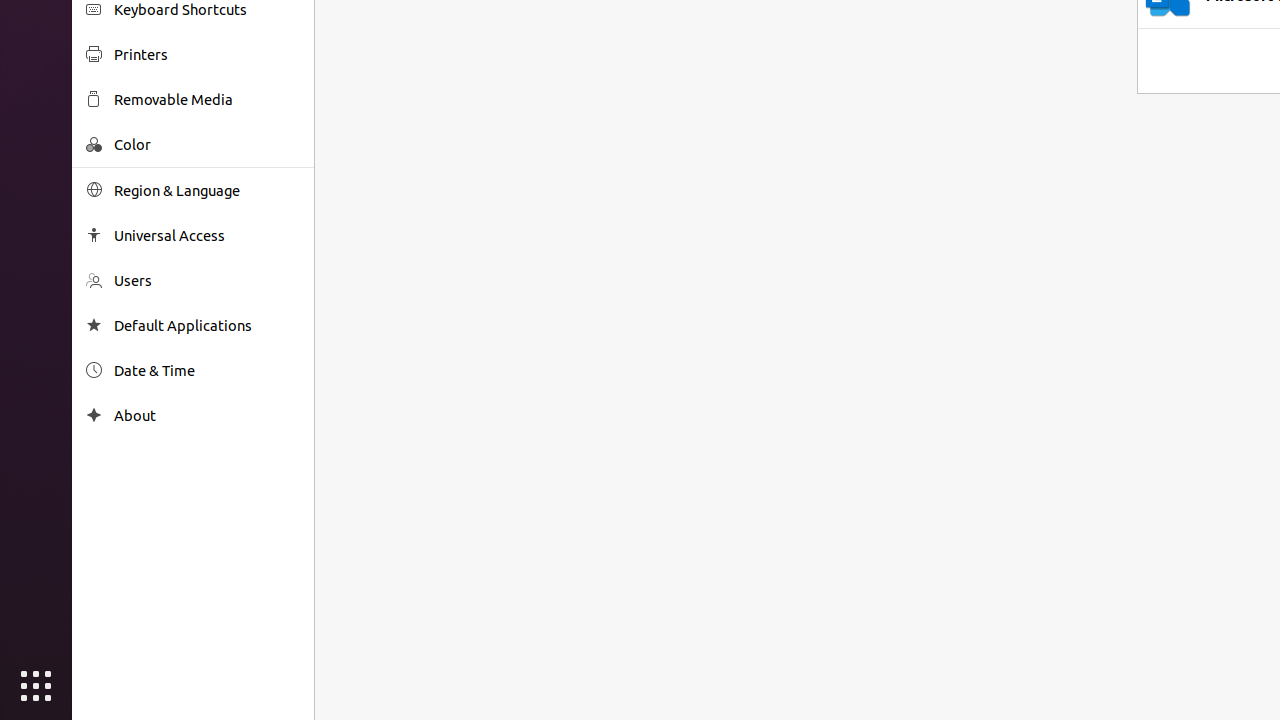 The height and width of the screenshot is (720, 1280). What do you see at coordinates (206, 143) in the screenshot?
I see `'Color'` at bounding box center [206, 143].